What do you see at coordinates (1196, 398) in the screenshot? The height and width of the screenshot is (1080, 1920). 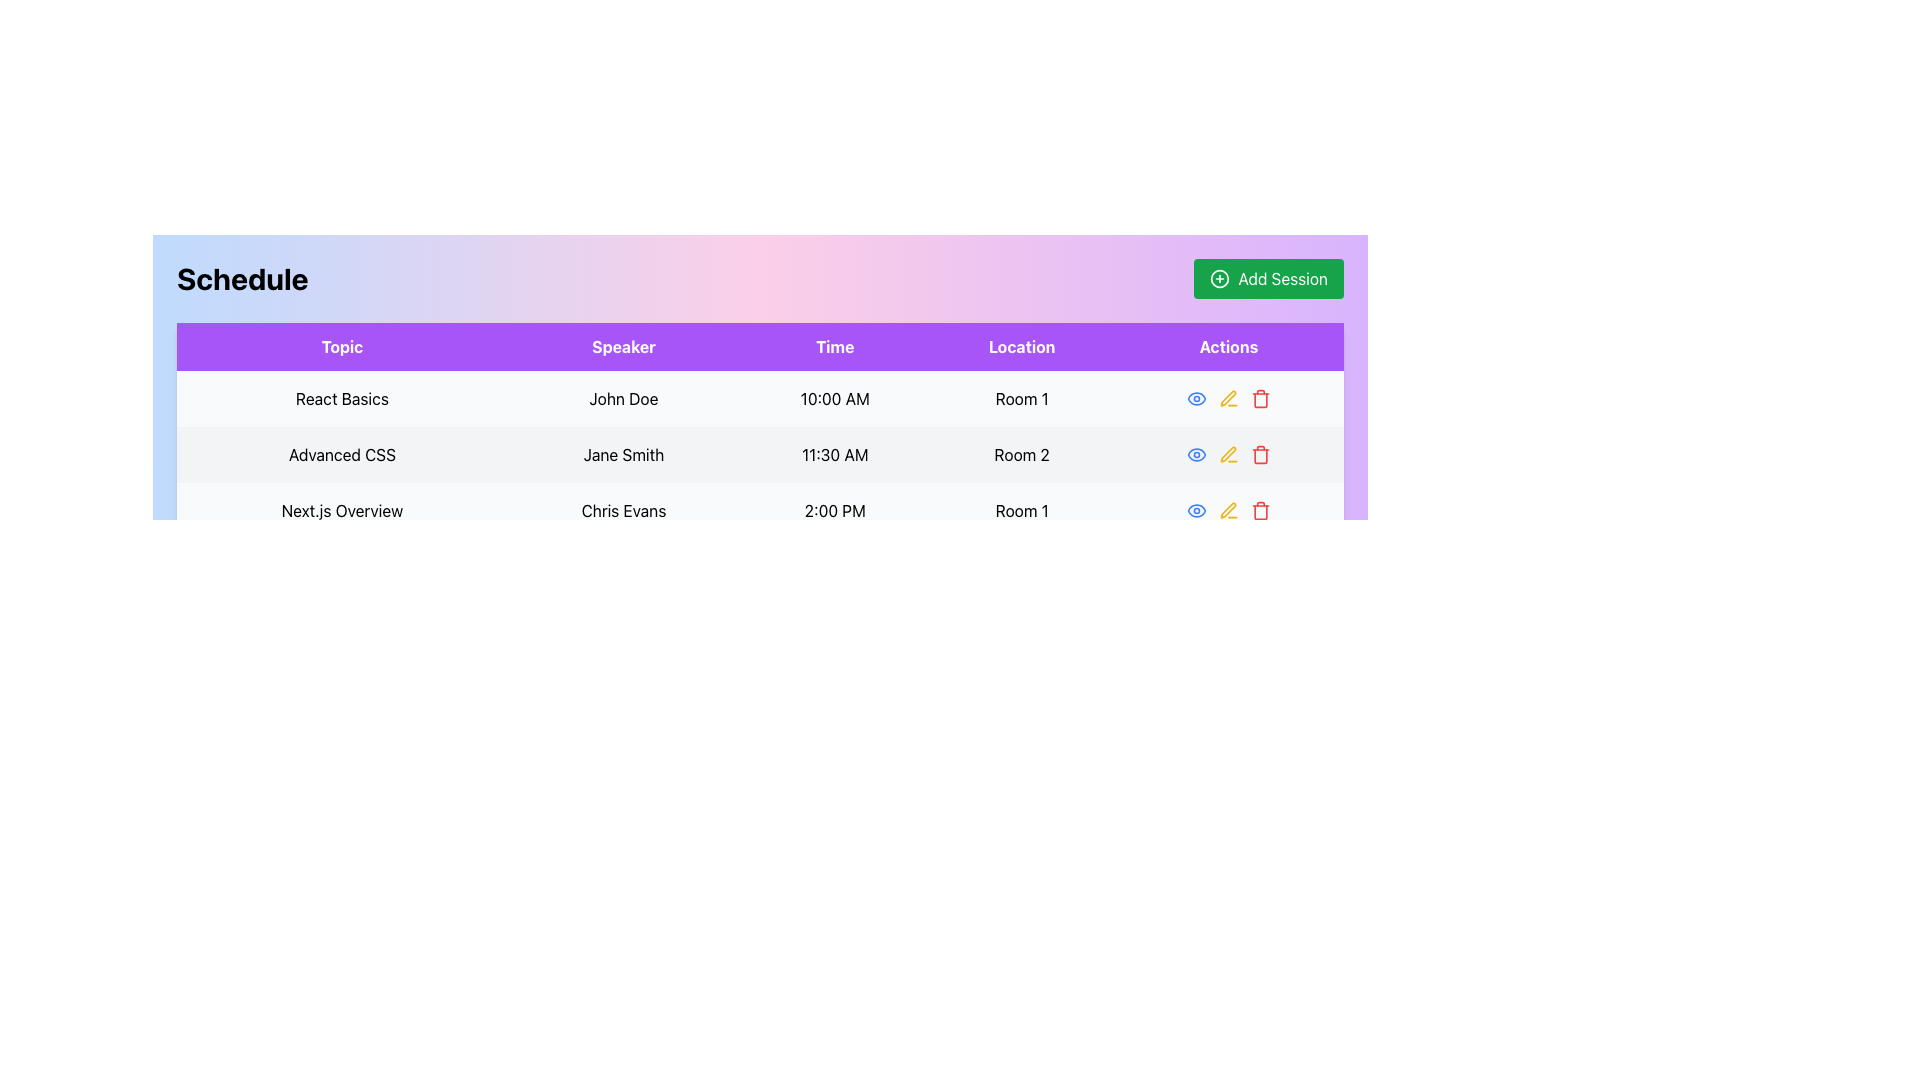 I see `the button in the third row under the 'Actions' column` at bounding box center [1196, 398].